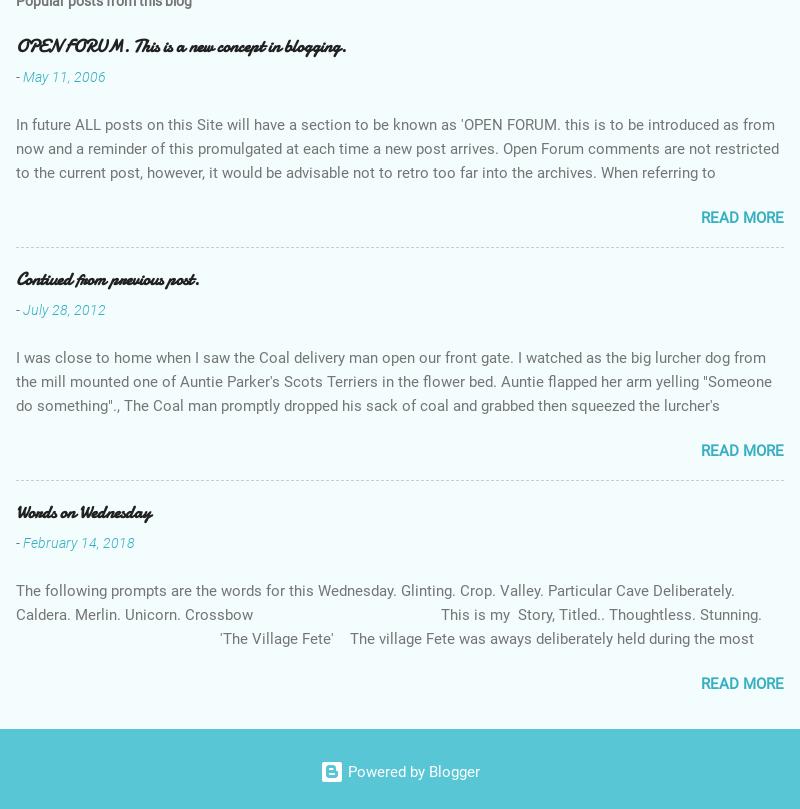  Describe the element at coordinates (398, 685) in the screenshot. I see `'The following prompts are the words for this Wednesday.   Glinting.  Crop.  Valley.  Particular  Cave  Deliberately.  Caldera.  Merlin.  Unicorn.  Crossbow                                               This is my  Story, Titled..  Thoughtless.  Stunning.                                                         'The Village Fete'       The village Fete was aways deliberately held during the most promising sunny day during mid - July when it was attended by the vast majority of the population of Lower Frogsbottom, a Village within a valley of the Chilterns in rural Oxfordshire England  .  The mass hysteria, centred mostly around the beer tent and other local yokel exciting happenings were the guessing of the weight of the pig. an unfortunate little porker destined for the Barbeque, other exciting activities, like dipping the lady and the inevitable Cocoanut Shy.   As was the usual thing the opening ceremony was always heralded by the arrival of the village Squire  The Hon Sir Marm'` at that location.